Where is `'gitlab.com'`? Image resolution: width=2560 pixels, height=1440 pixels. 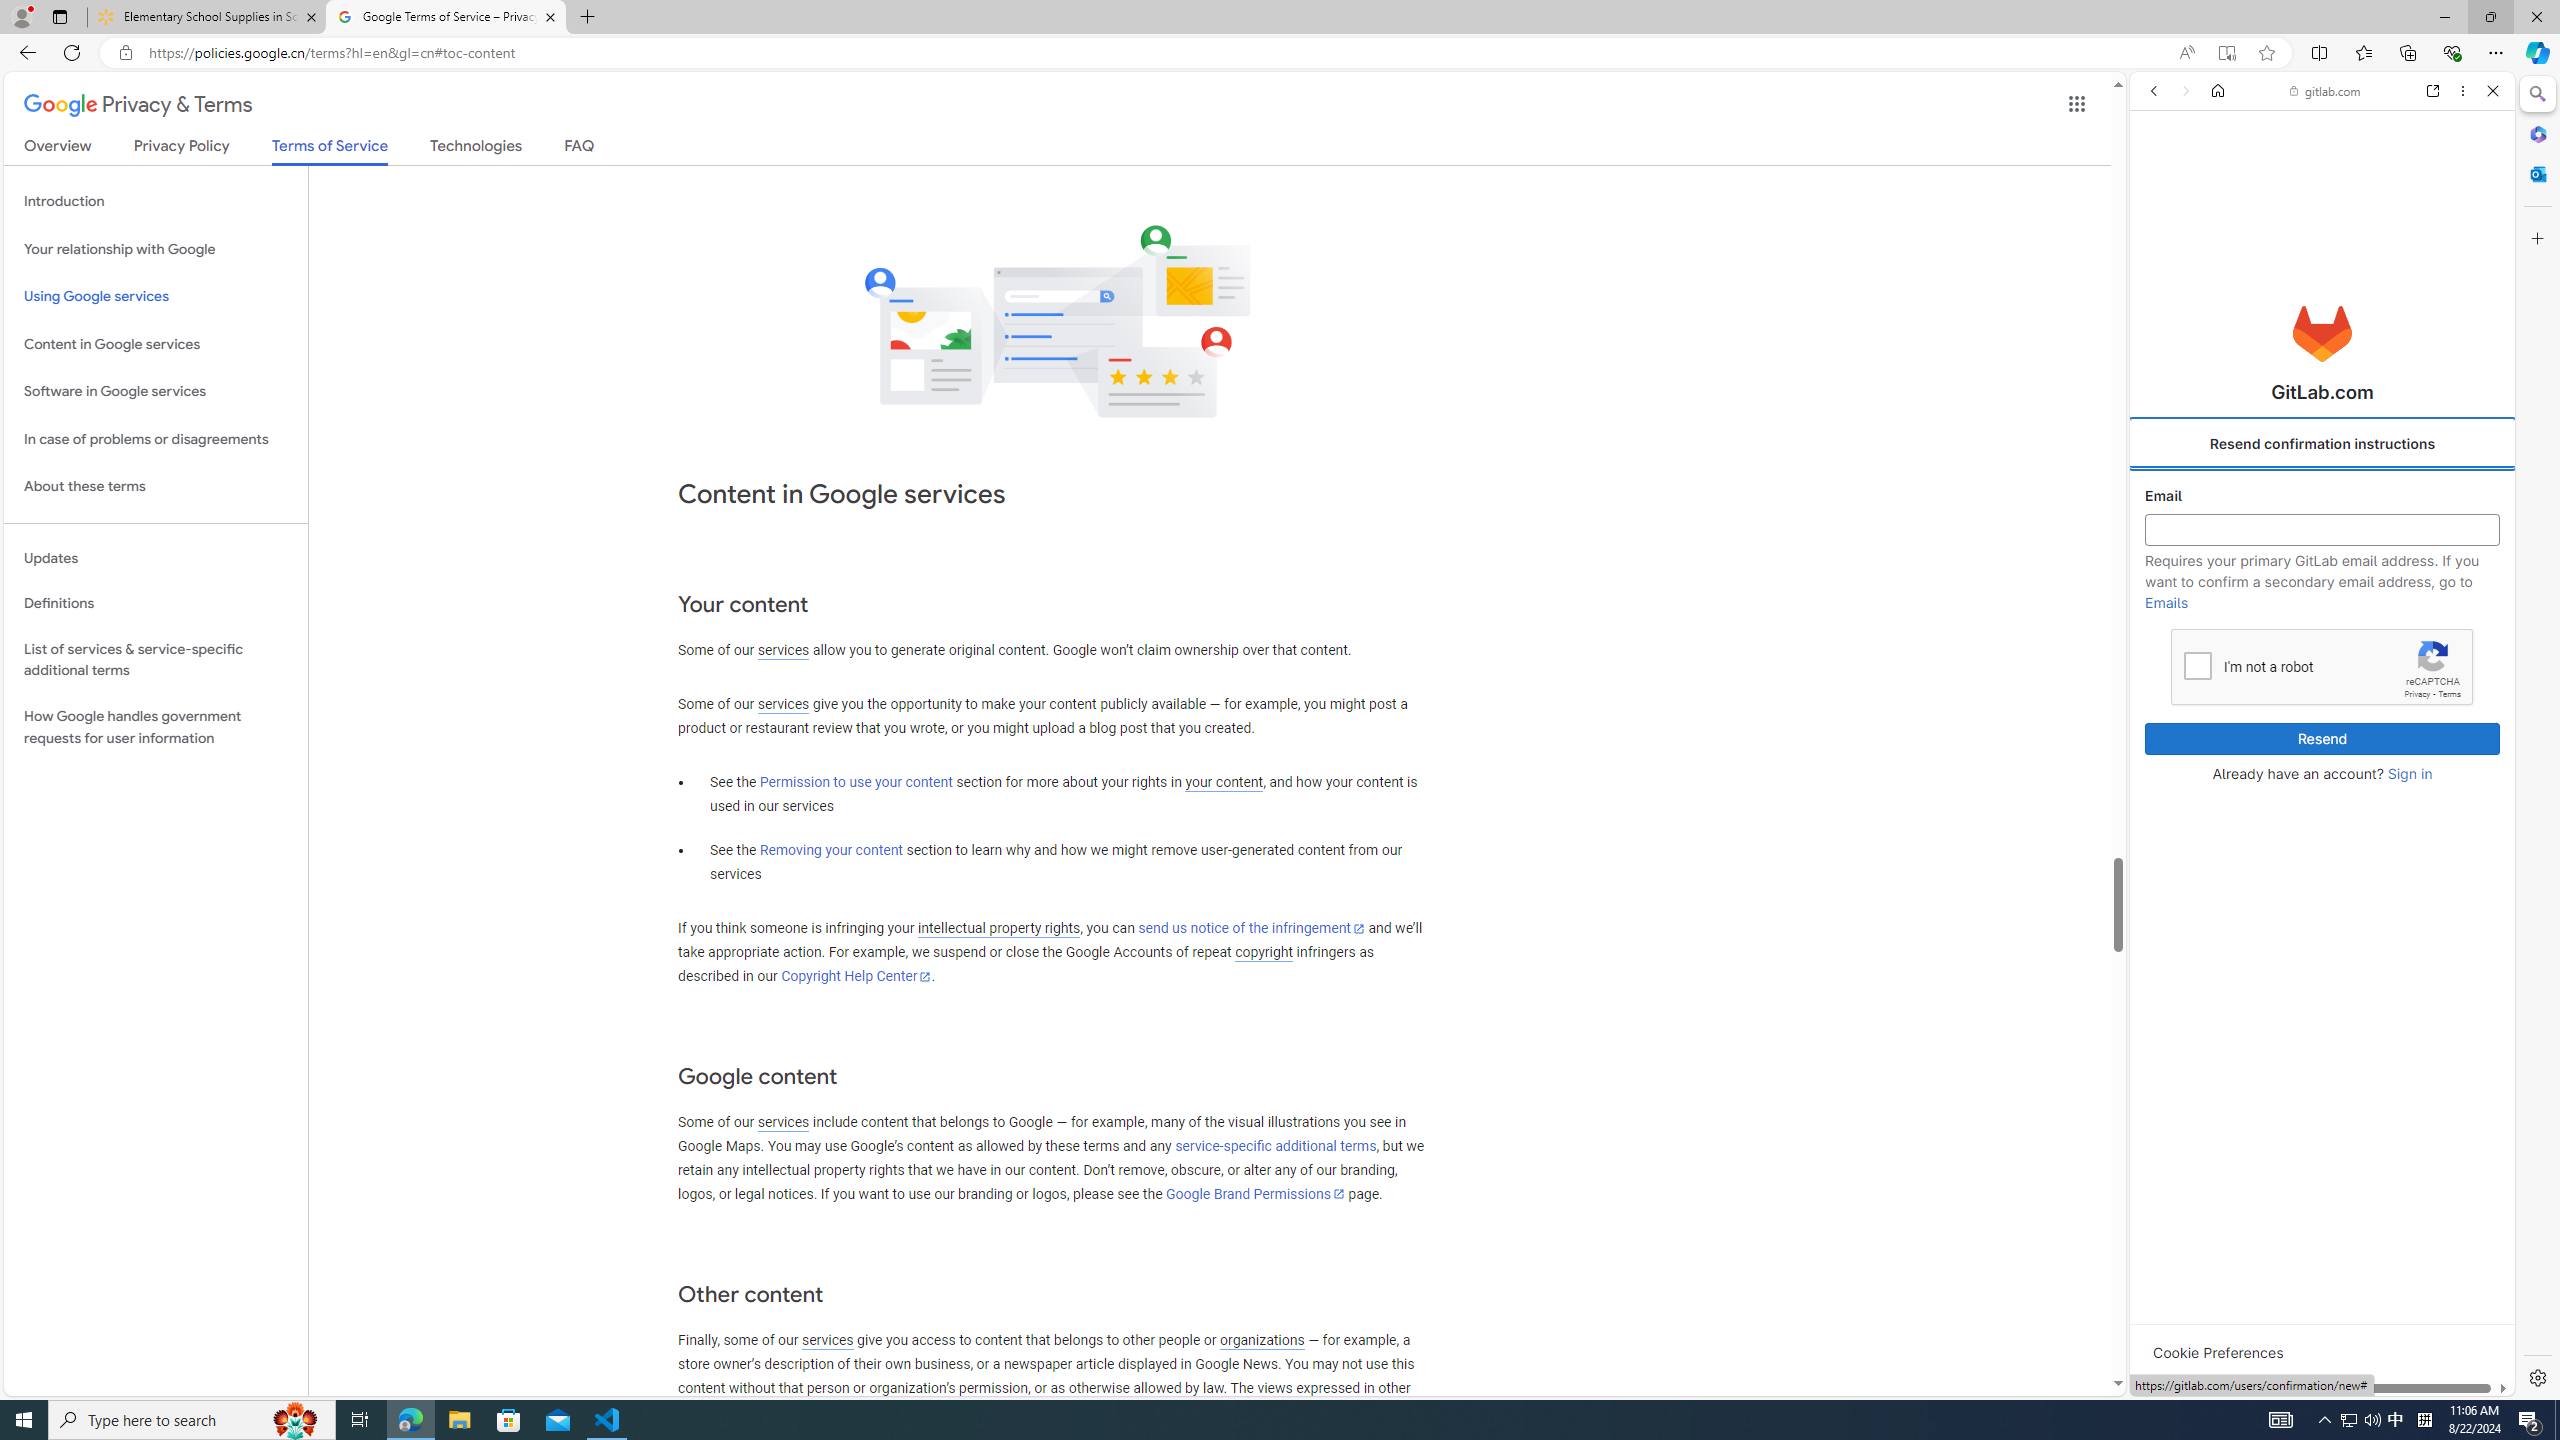
'gitlab.com' is located at coordinates (2327, 91).